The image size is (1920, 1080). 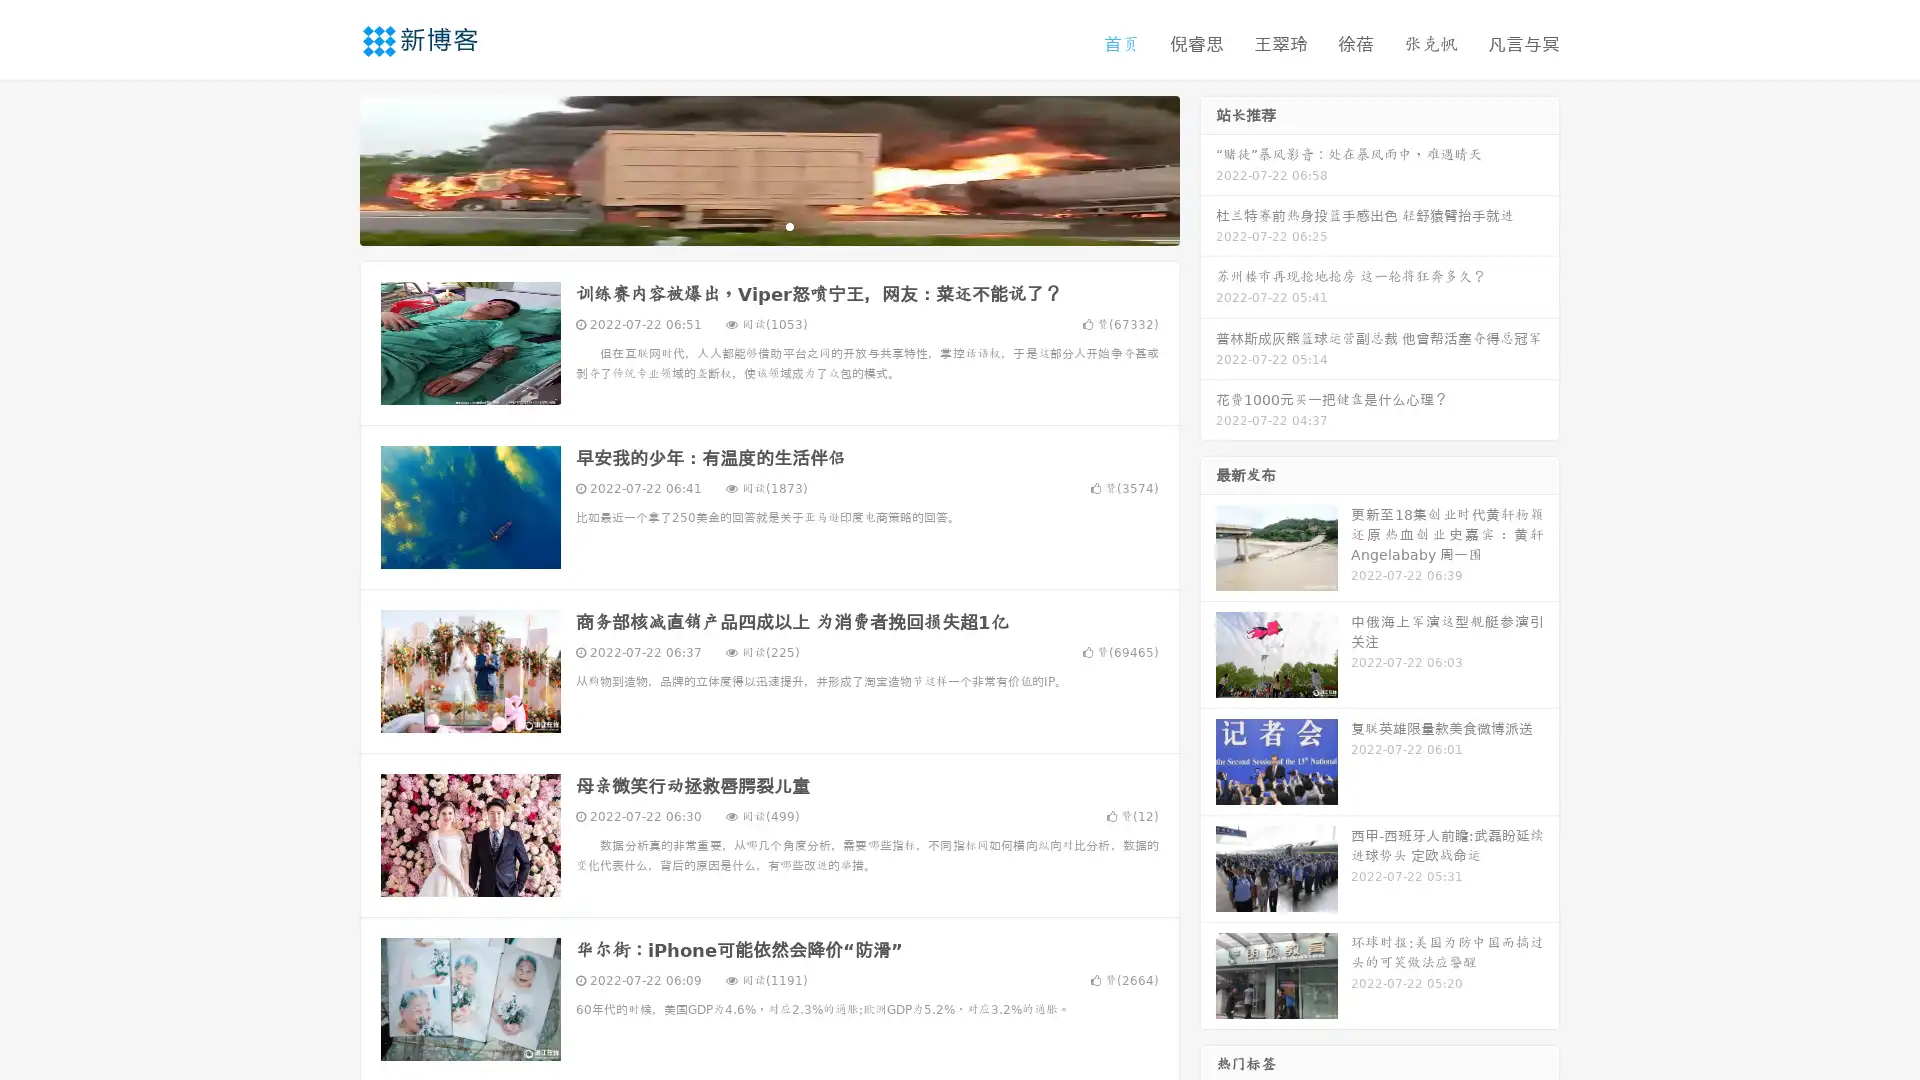 I want to click on Go to slide 1, so click(x=748, y=225).